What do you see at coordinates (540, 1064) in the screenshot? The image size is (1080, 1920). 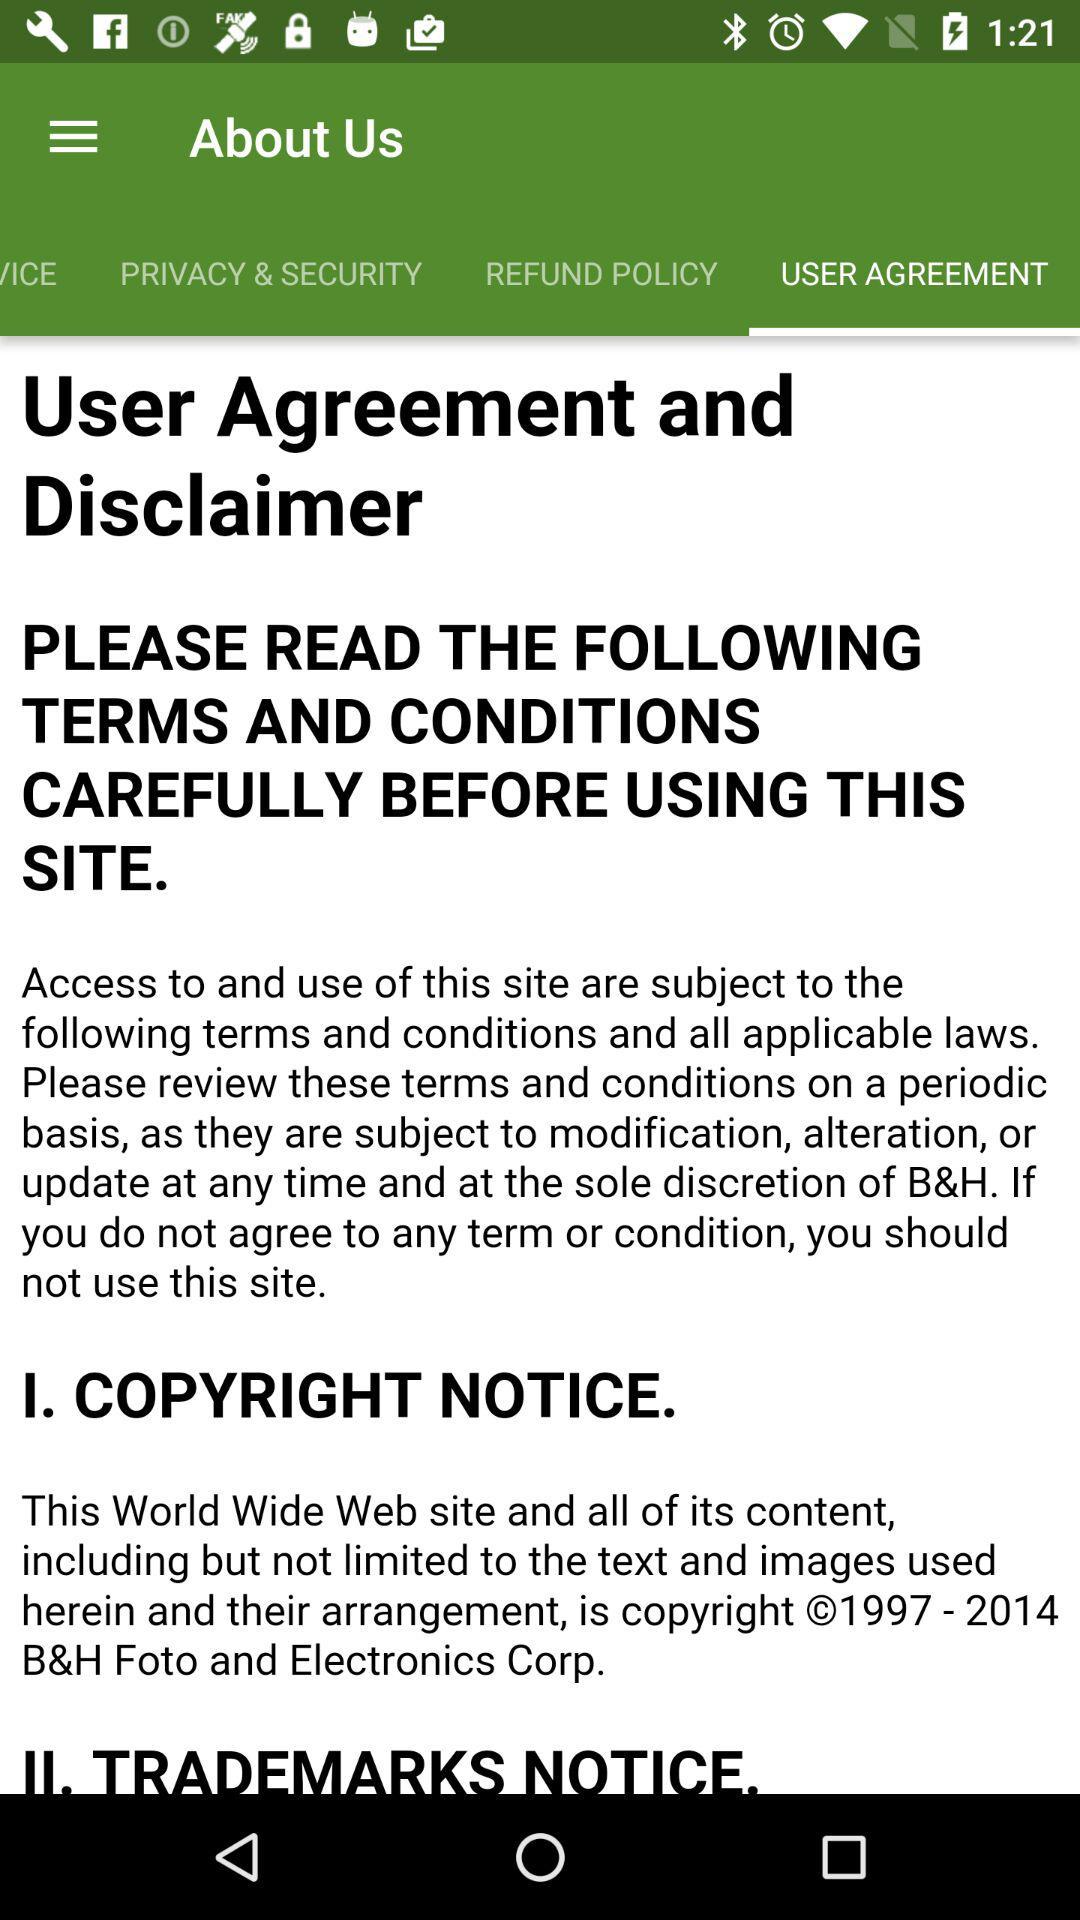 I see `make advertisement` at bounding box center [540, 1064].